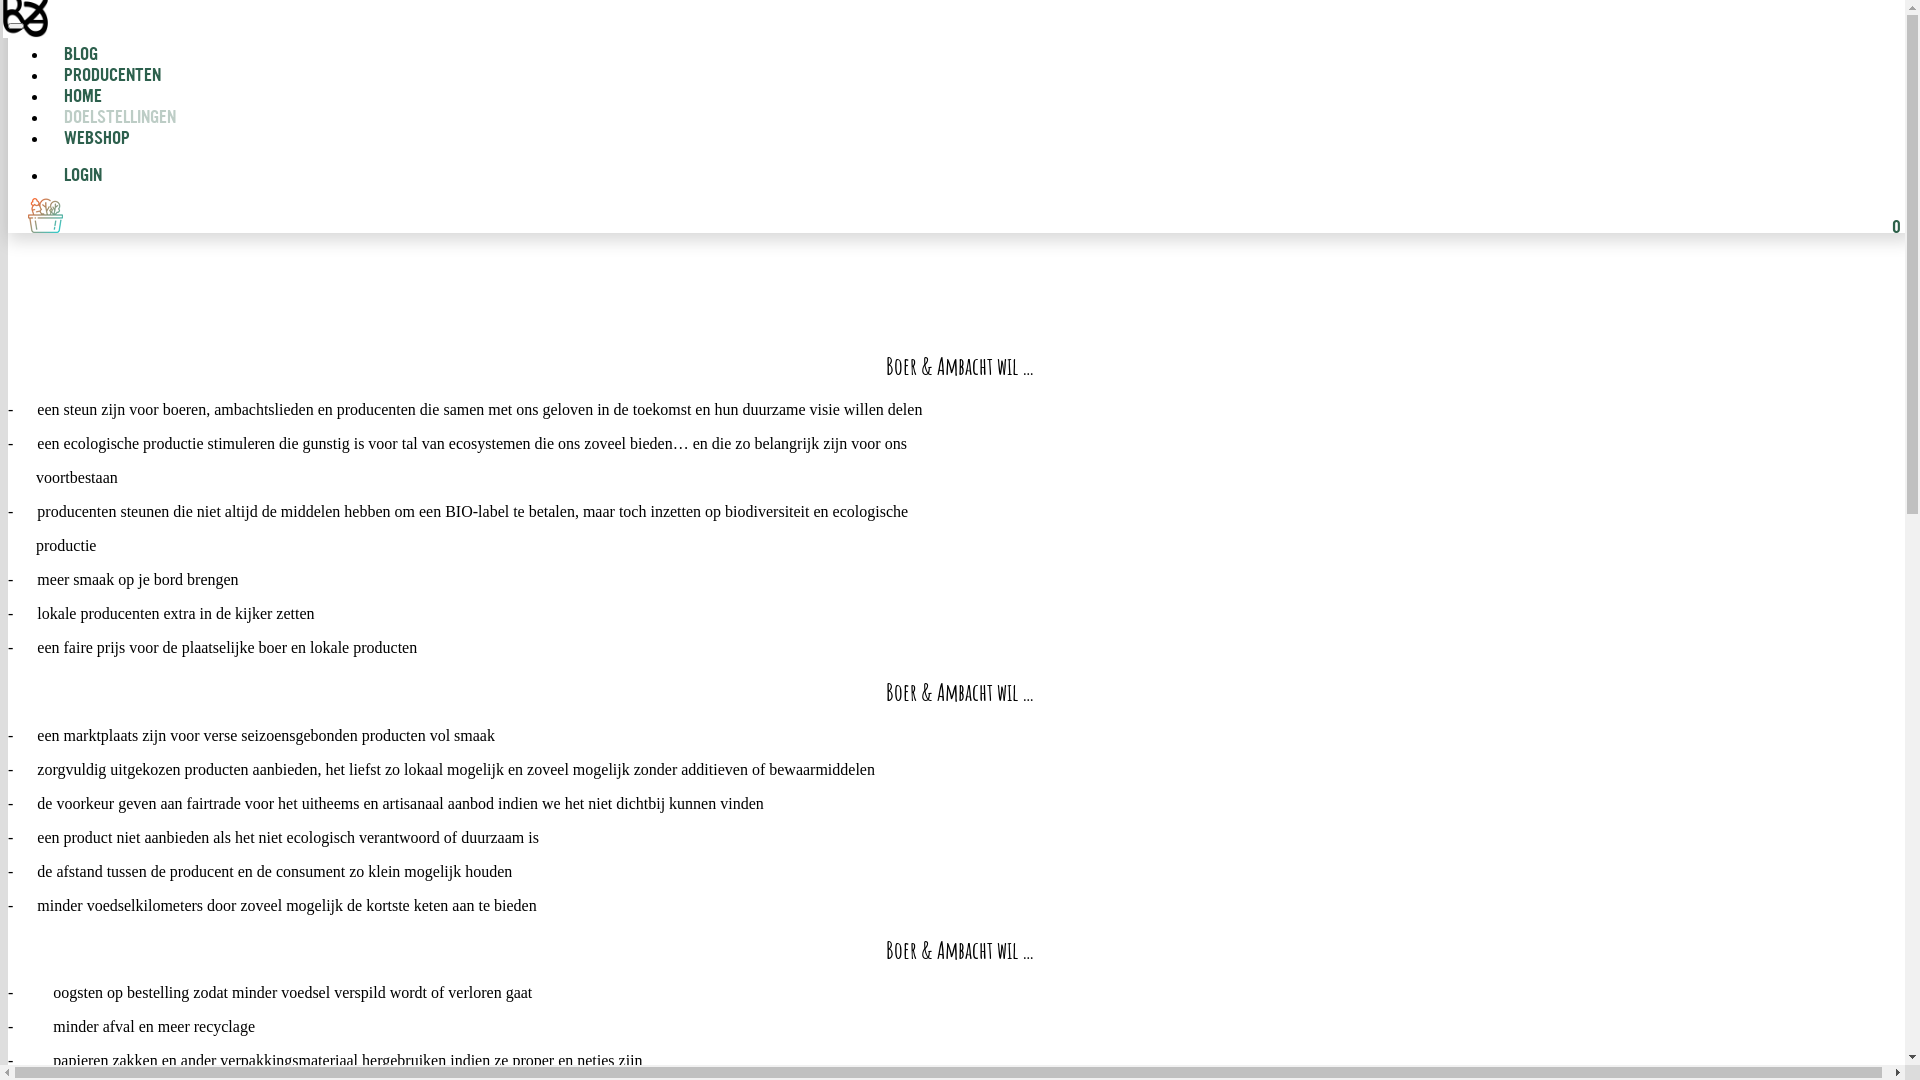  Describe the element at coordinates (111, 75) in the screenshot. I see `'PRODUCENTEN'` at that location.